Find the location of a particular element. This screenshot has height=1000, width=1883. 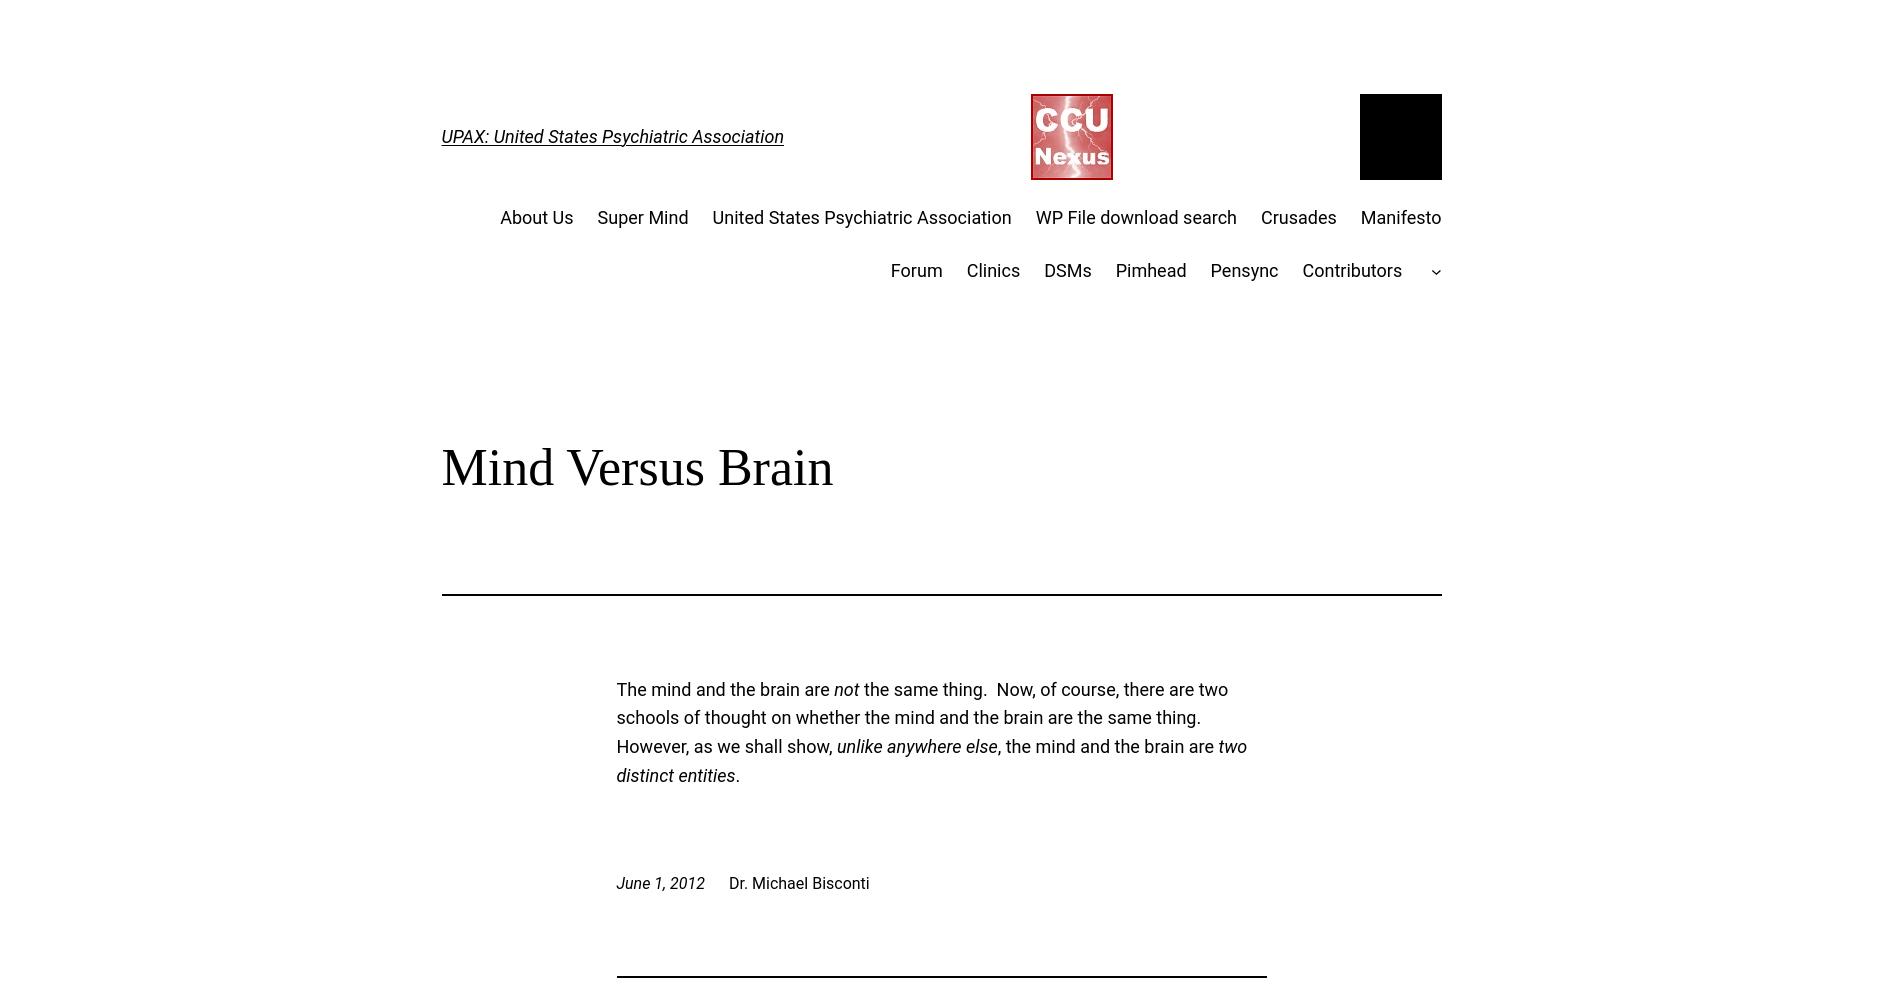

'Contributors' is located at coordinates (1350, 269).